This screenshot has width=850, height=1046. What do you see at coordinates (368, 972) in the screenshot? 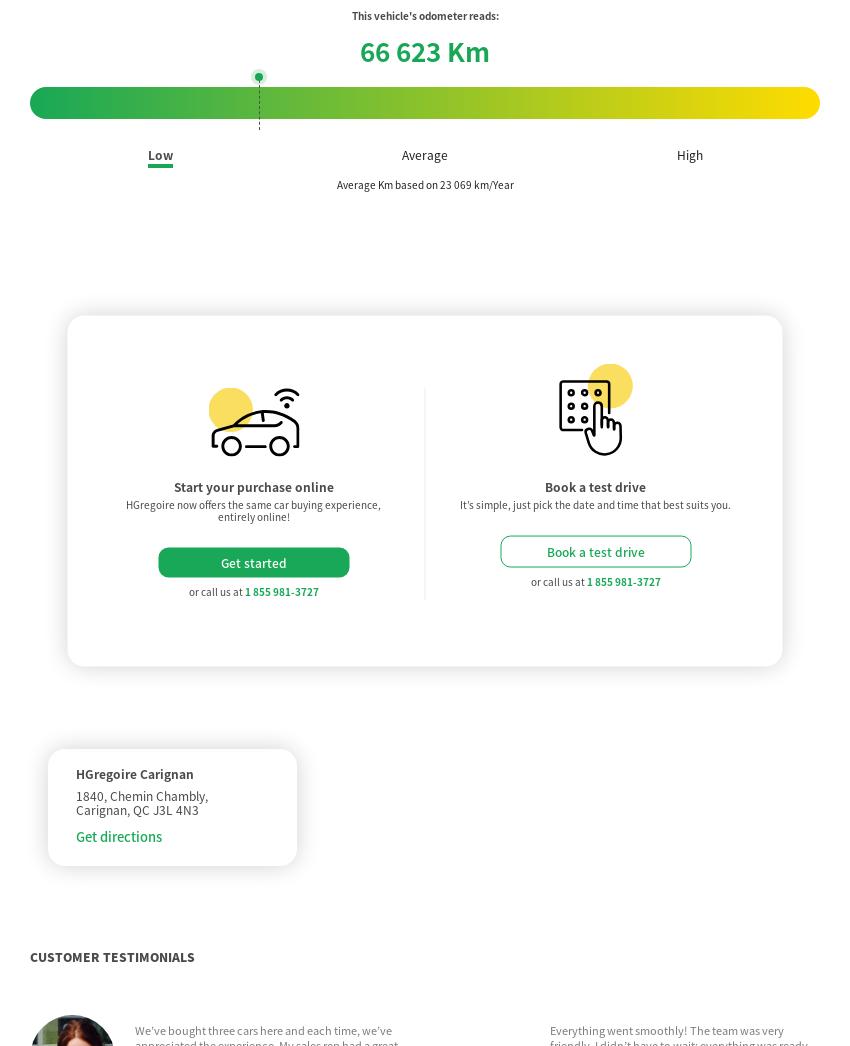
I see `'Cadillac'` at bounding box center [368, 972].